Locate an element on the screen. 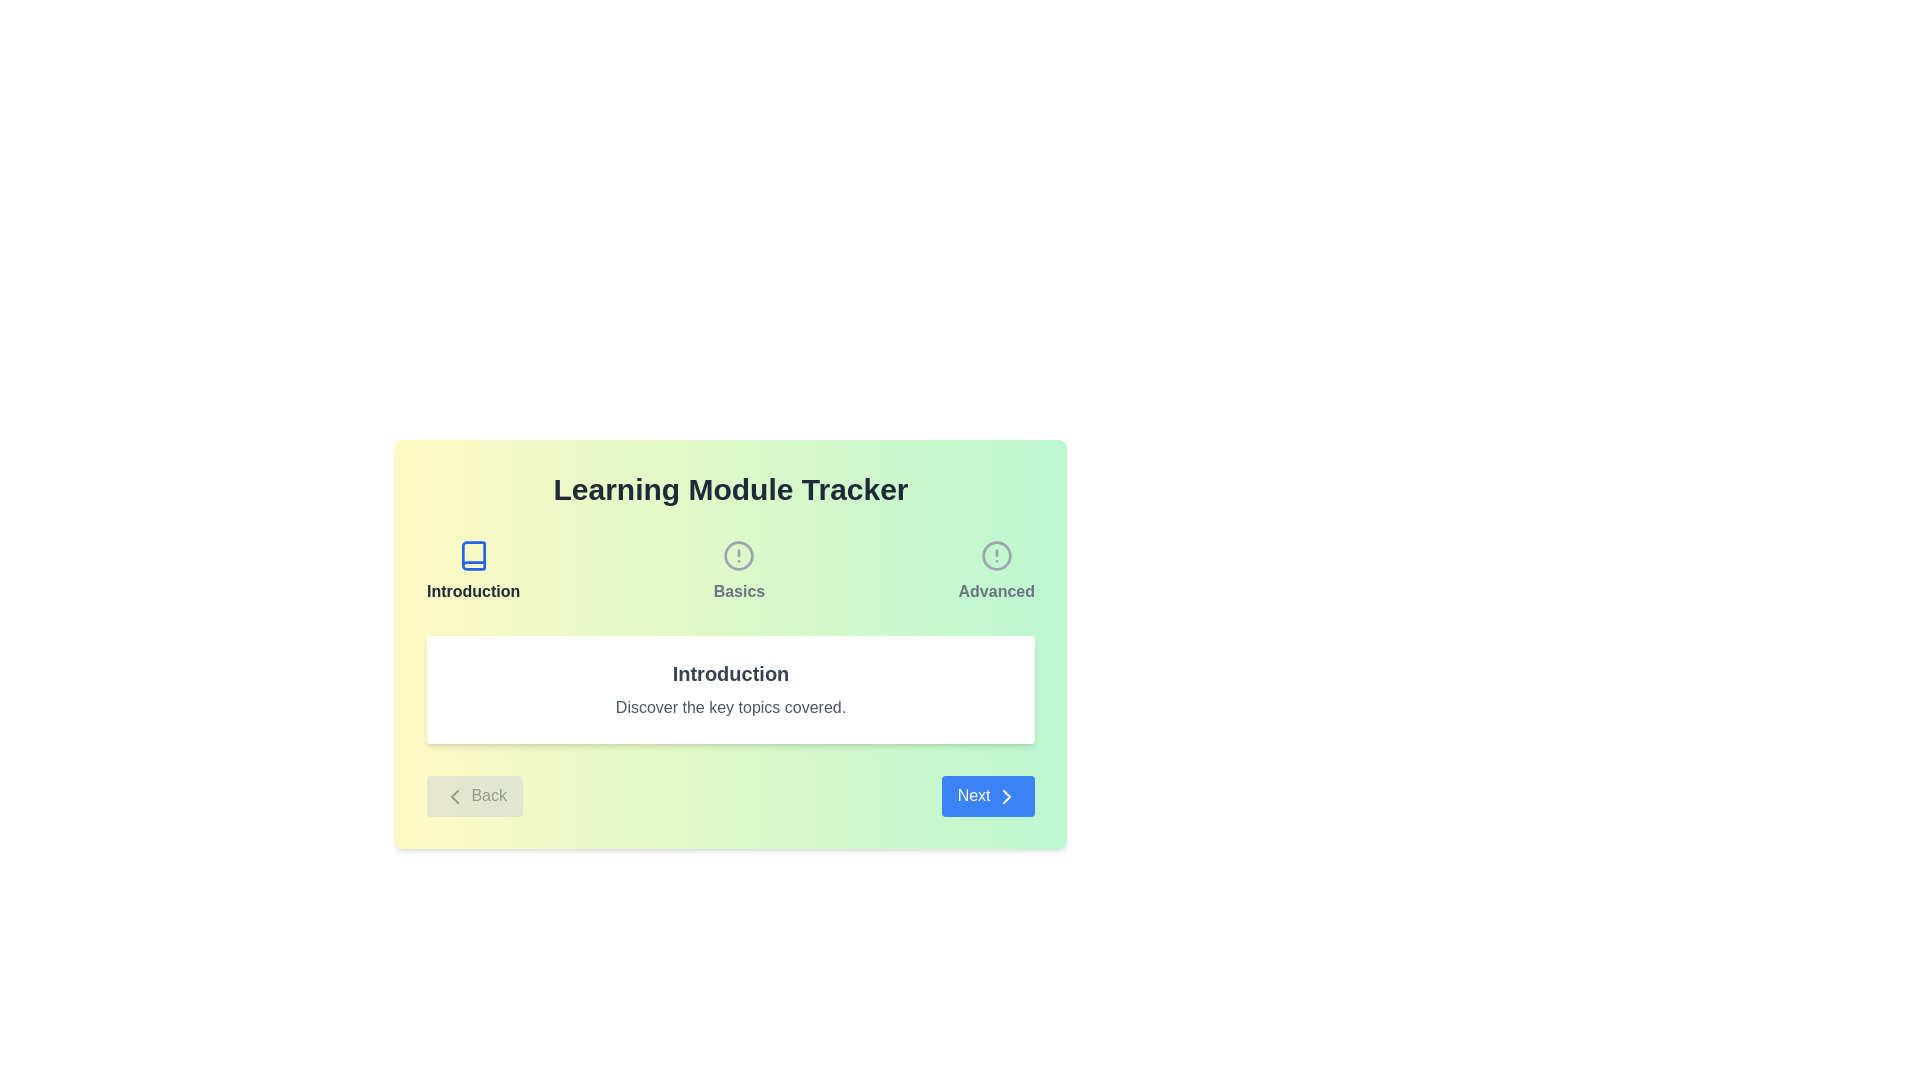  the book icon with a light blue background and darker blue border, which is associated with the 'Introduction' module on the 'Learning Module Tracker' interface is located at coordinates (472, 555).